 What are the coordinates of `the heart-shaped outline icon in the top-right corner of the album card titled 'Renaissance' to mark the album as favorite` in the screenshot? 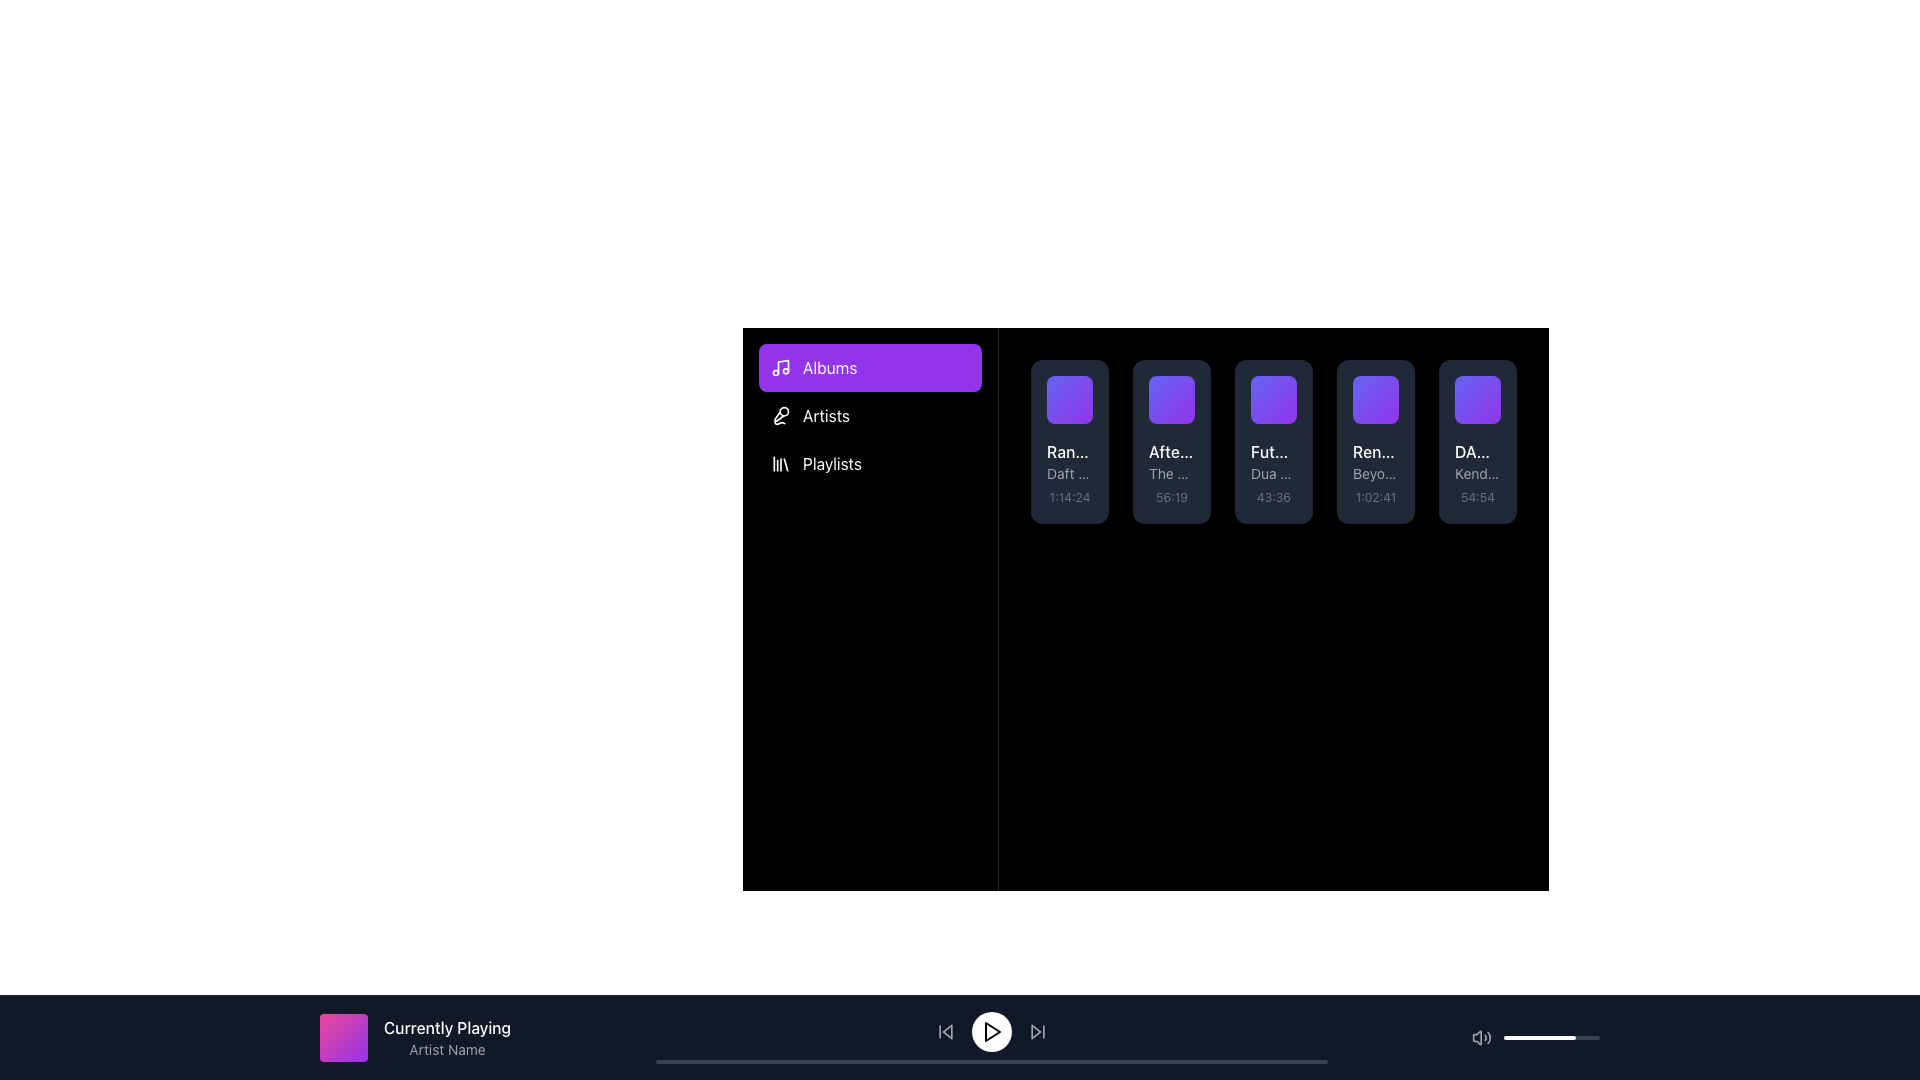 It's located at (1386, 388).